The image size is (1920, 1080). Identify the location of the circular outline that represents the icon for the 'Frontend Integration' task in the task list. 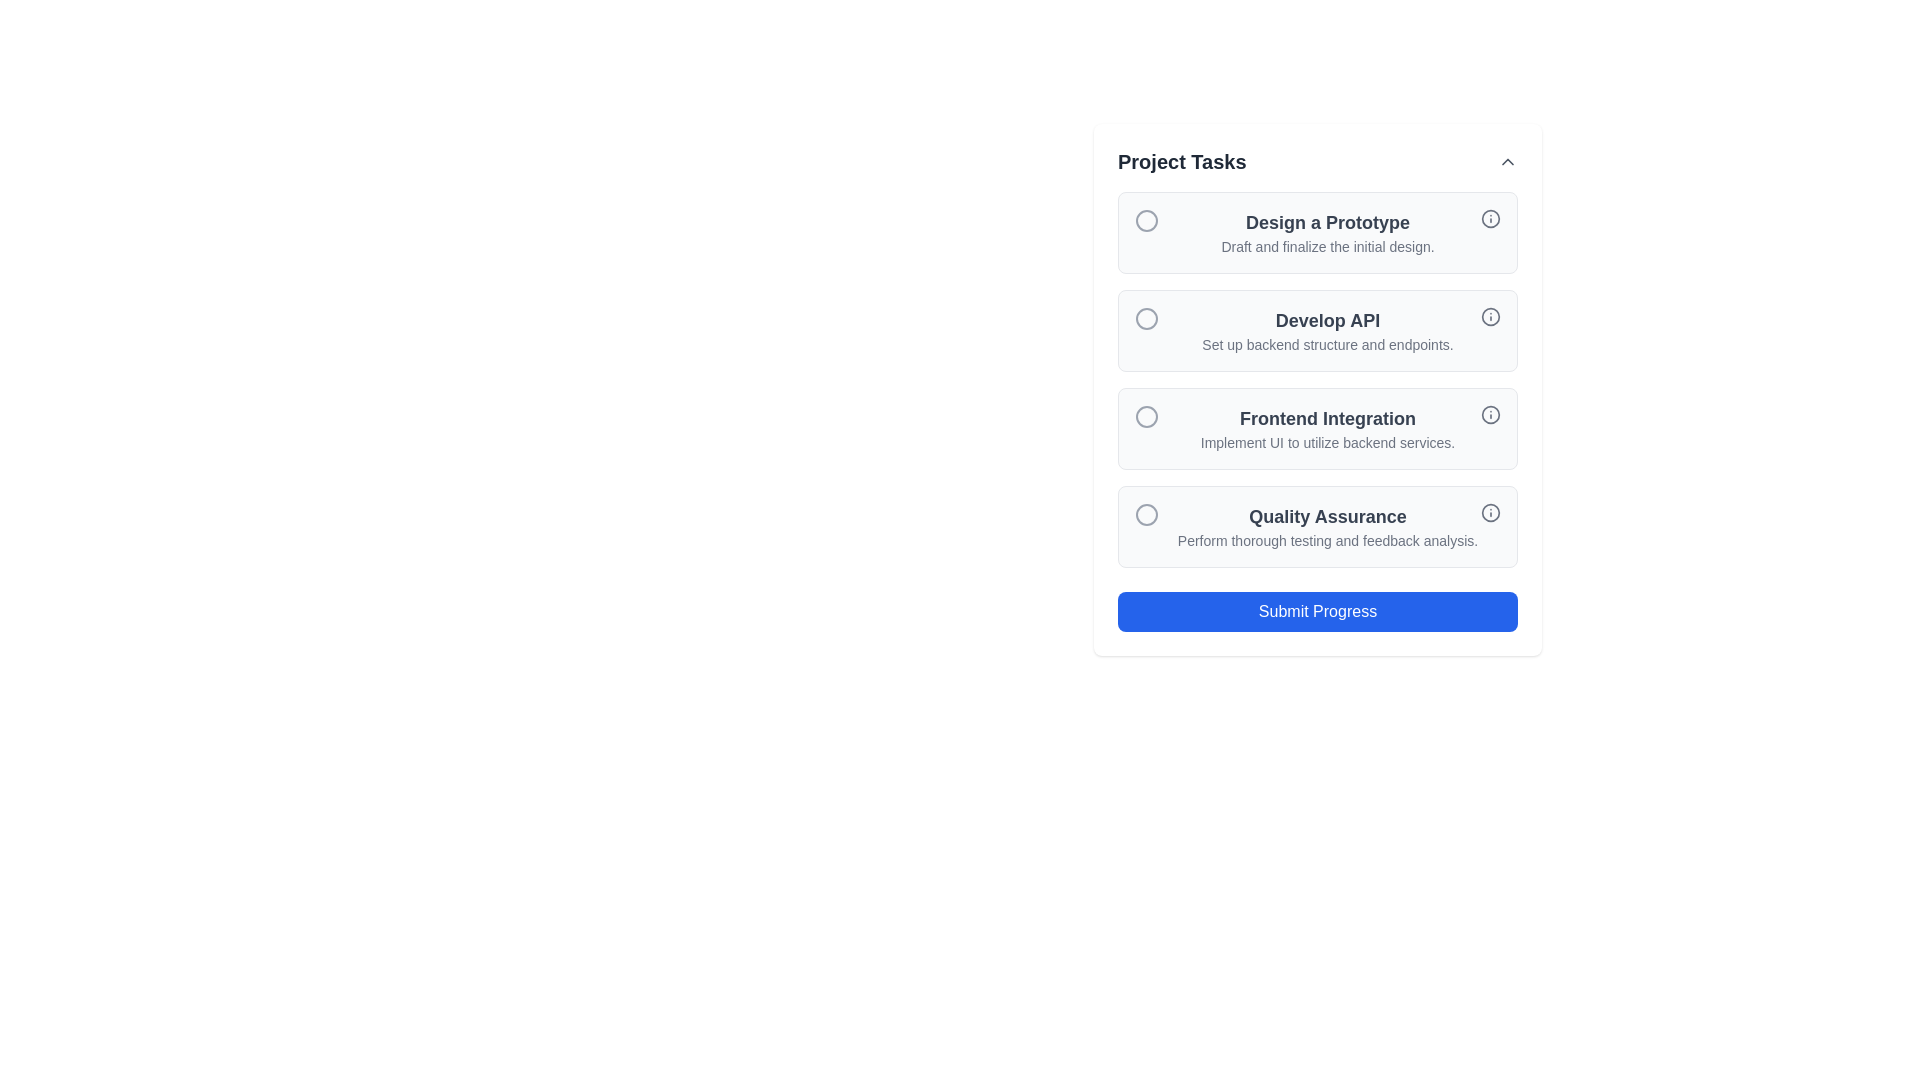
(1491, 414).